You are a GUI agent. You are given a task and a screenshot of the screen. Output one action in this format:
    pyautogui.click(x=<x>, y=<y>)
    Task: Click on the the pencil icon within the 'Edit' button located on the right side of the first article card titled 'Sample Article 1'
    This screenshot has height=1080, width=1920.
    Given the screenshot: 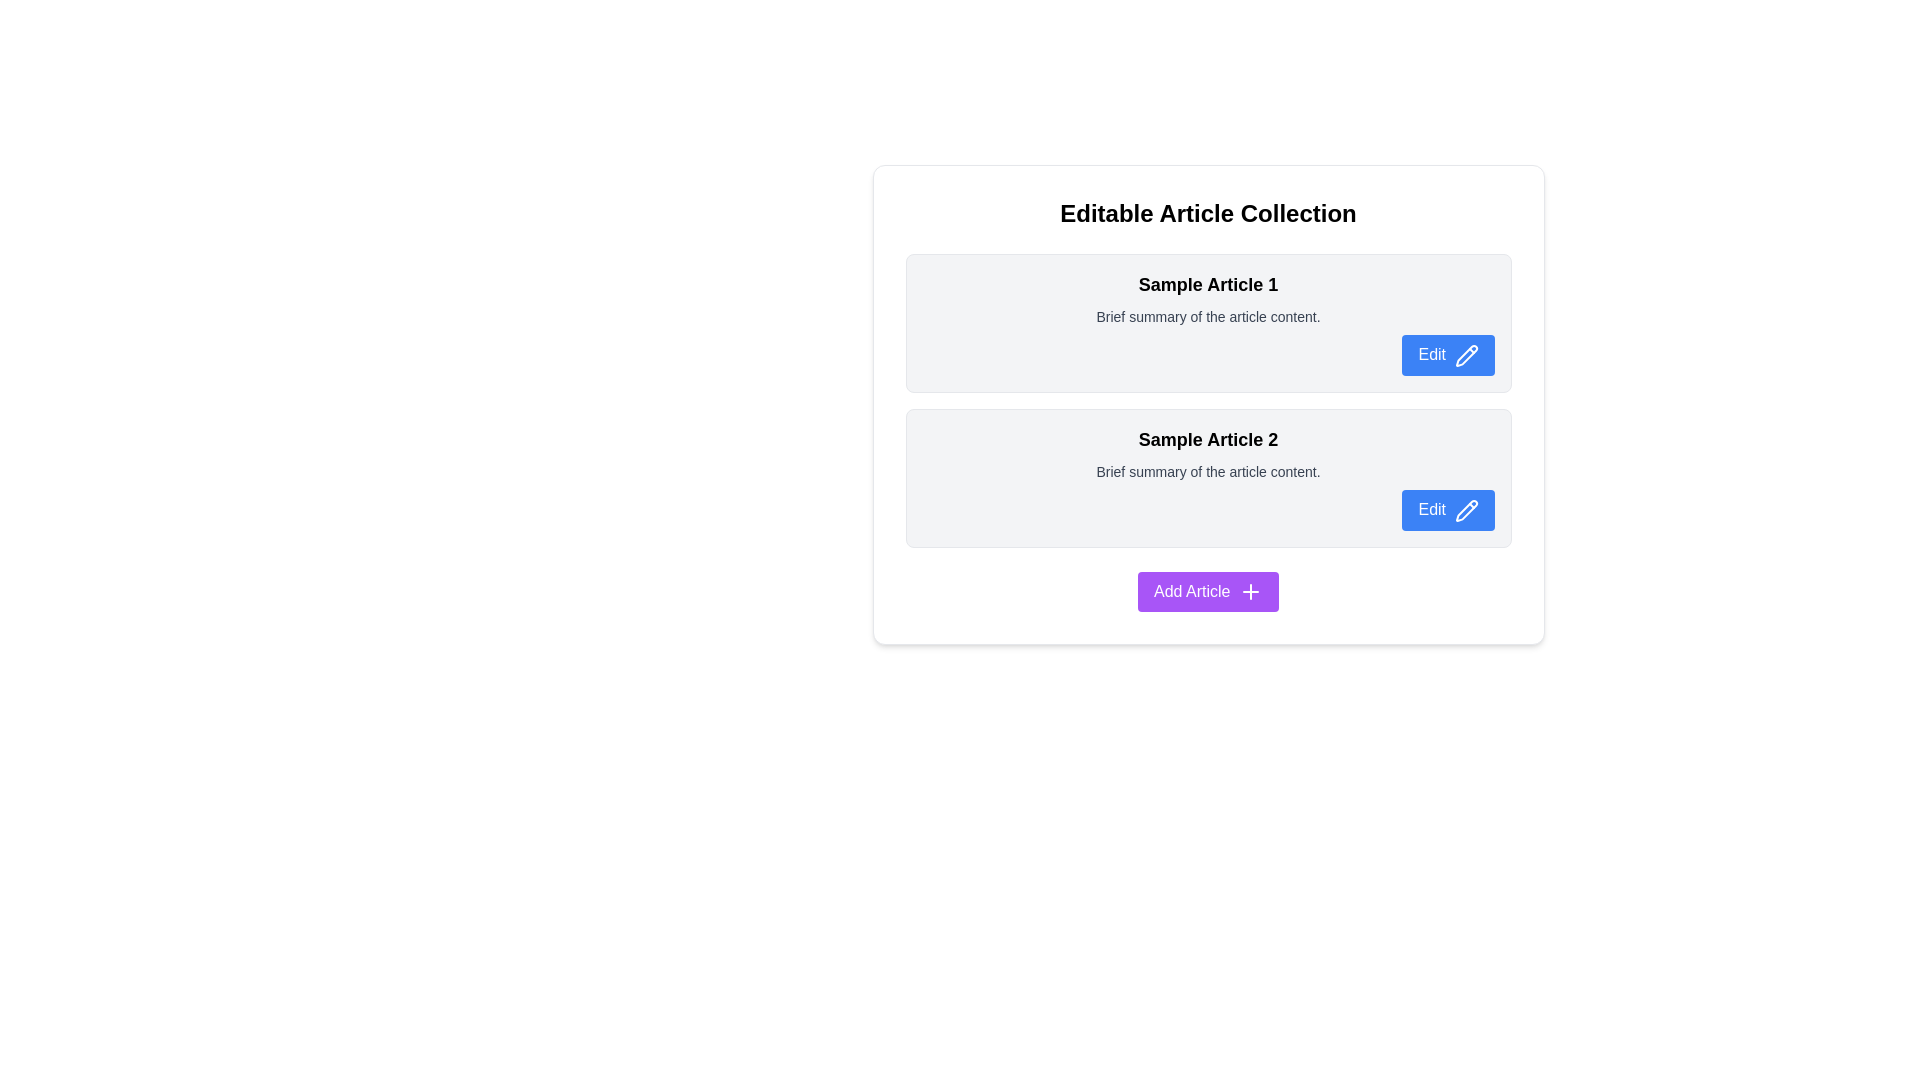 What is the action you would take?
    pyautogui.click(x=1466, y=354)
    